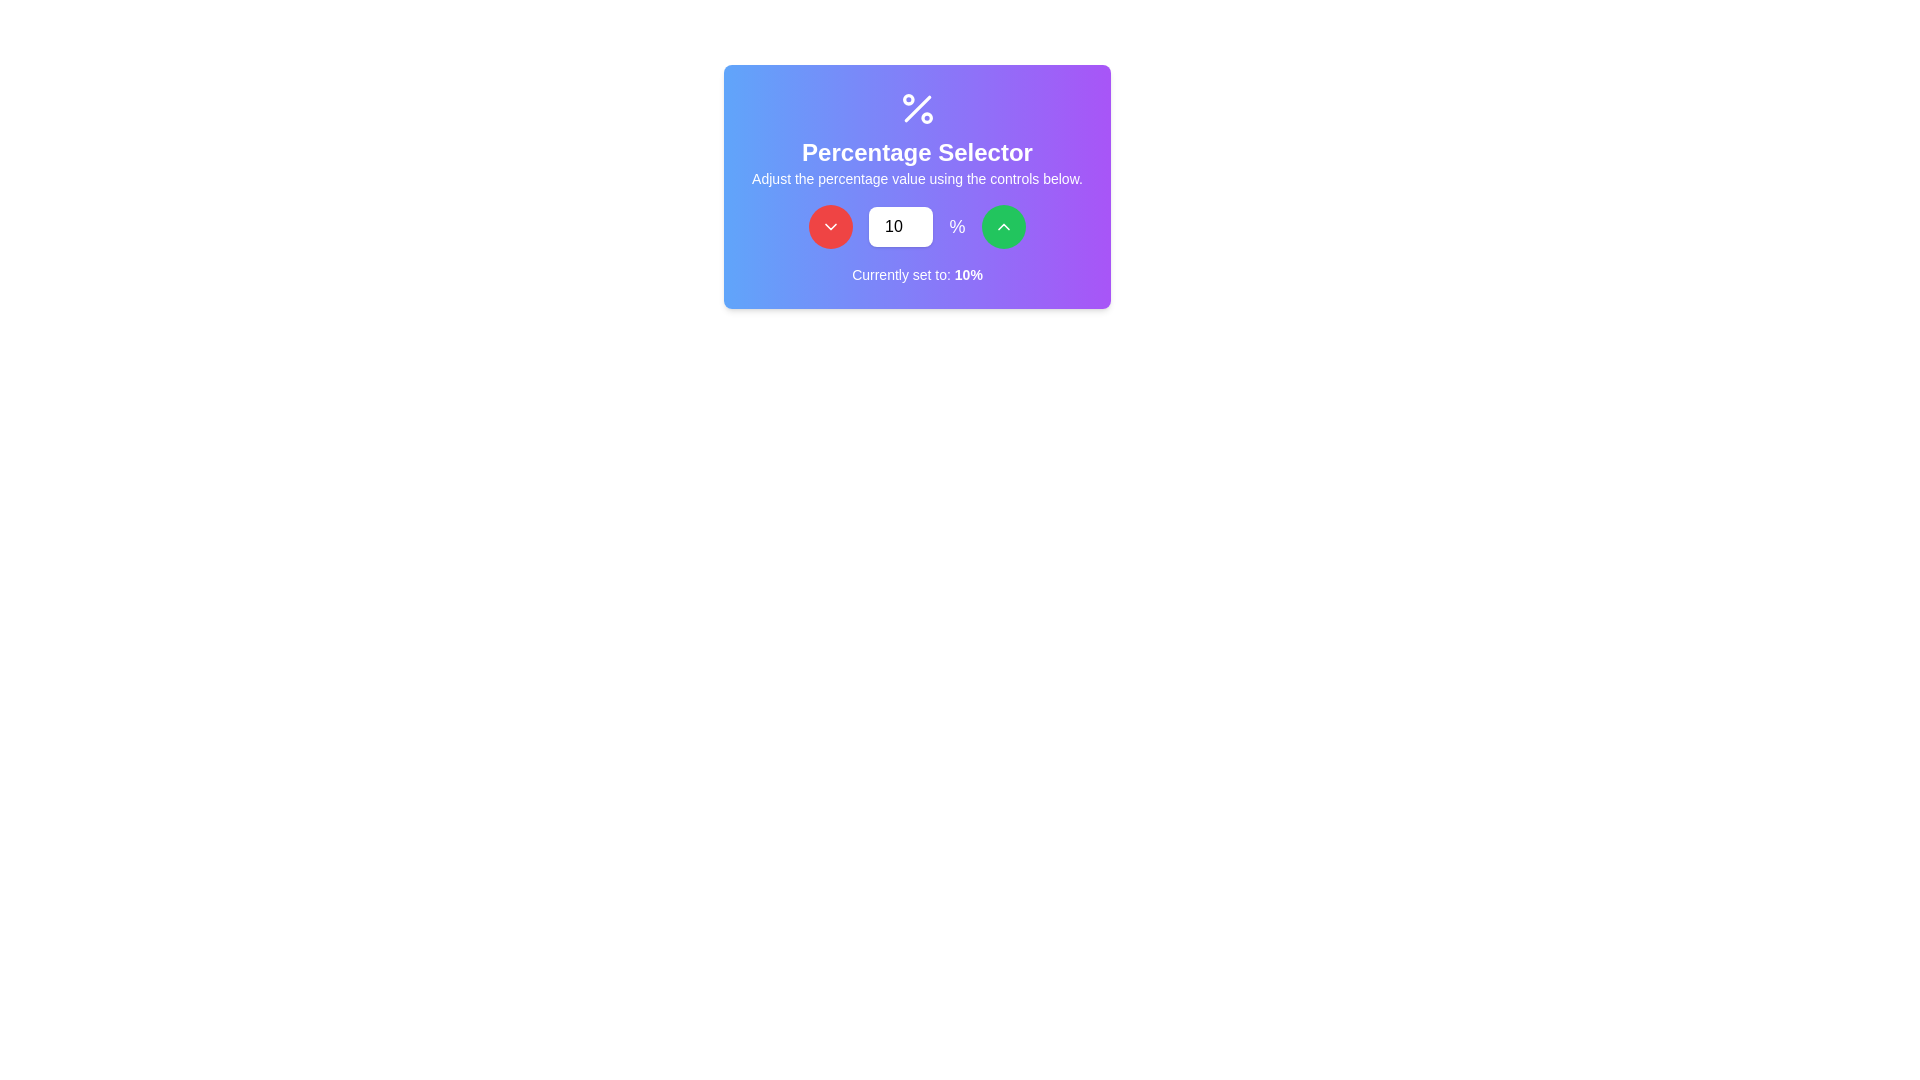 The width and height of the screenshot is (1920, 1080). What do you see at coordinates (900, 226) in the screenshot?
I see `the number input box located between the red circular decrement button and the green circular increment button` at bounding box center [900, 226].